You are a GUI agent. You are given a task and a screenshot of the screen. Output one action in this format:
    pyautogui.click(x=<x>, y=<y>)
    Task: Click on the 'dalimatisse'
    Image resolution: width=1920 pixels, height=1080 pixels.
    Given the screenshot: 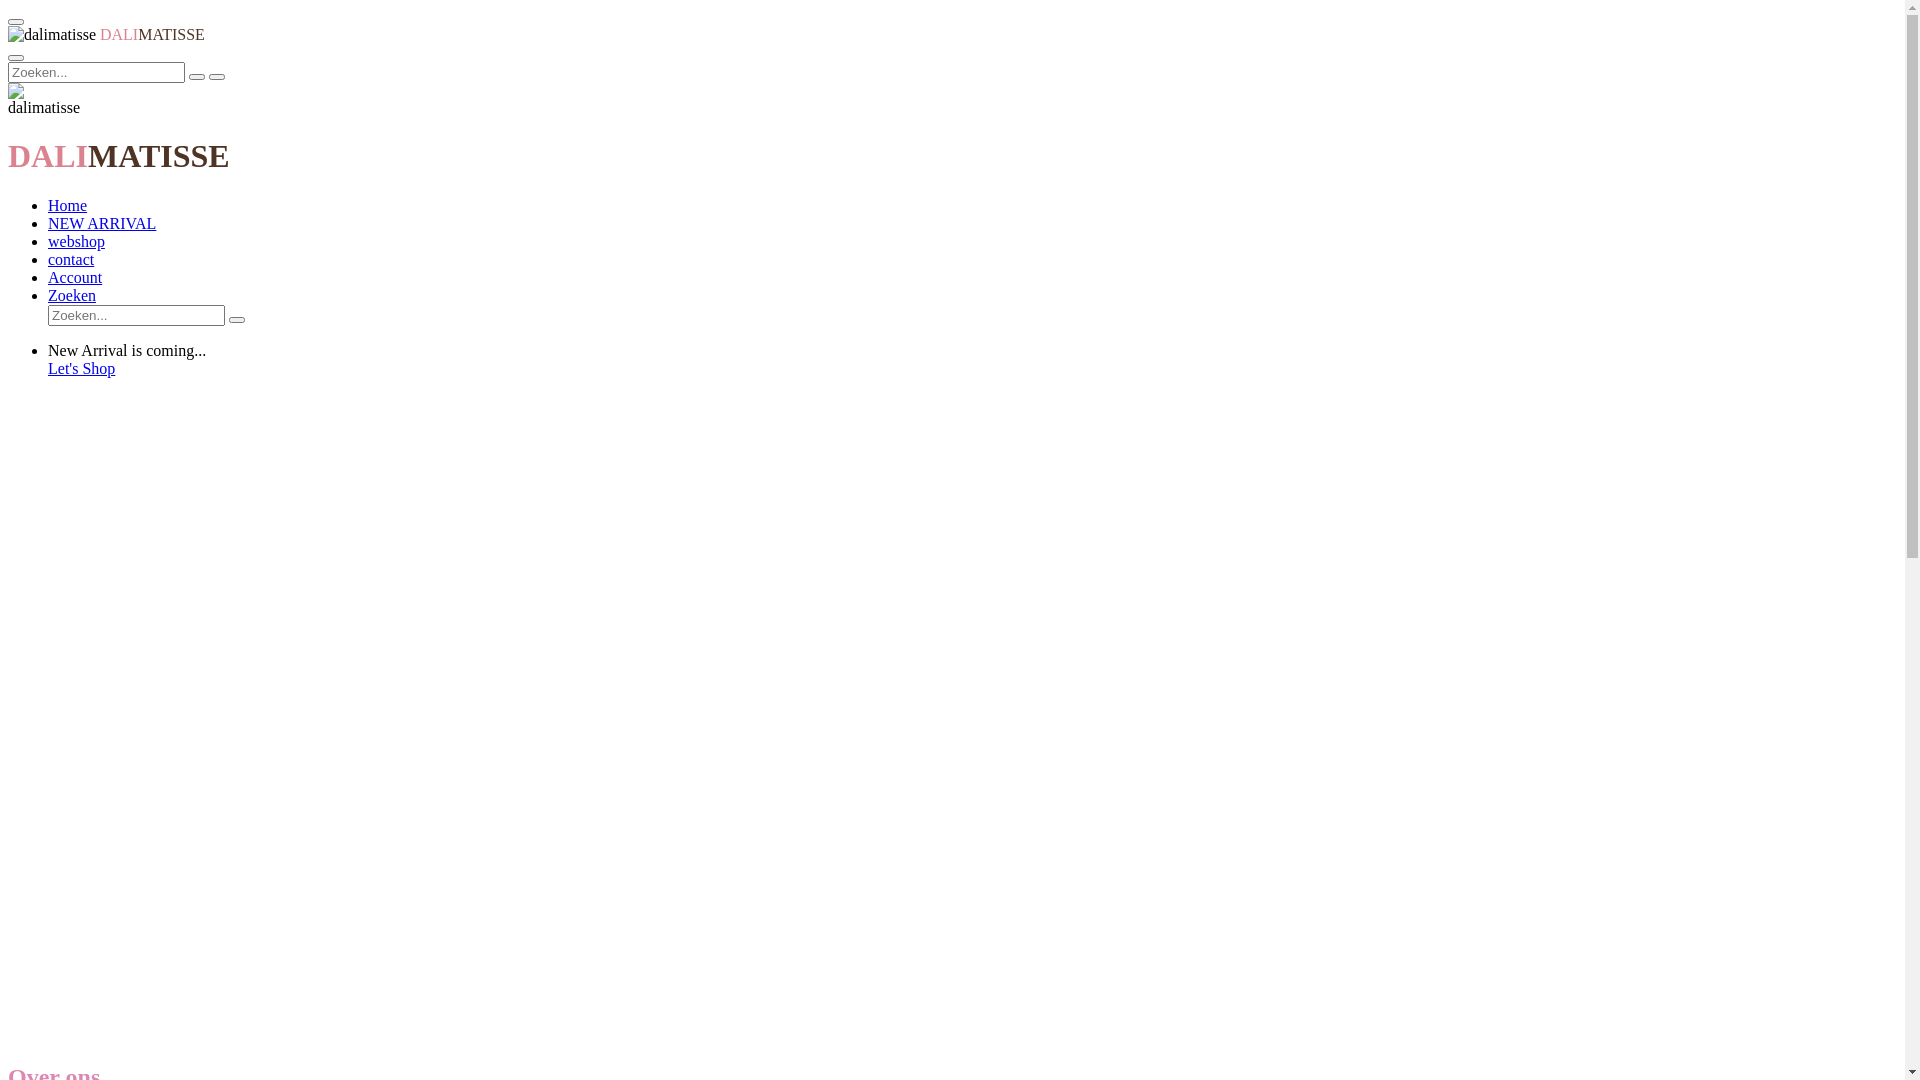 What is the action you would take?
    pyautogui.click(x=43, y=100)
    